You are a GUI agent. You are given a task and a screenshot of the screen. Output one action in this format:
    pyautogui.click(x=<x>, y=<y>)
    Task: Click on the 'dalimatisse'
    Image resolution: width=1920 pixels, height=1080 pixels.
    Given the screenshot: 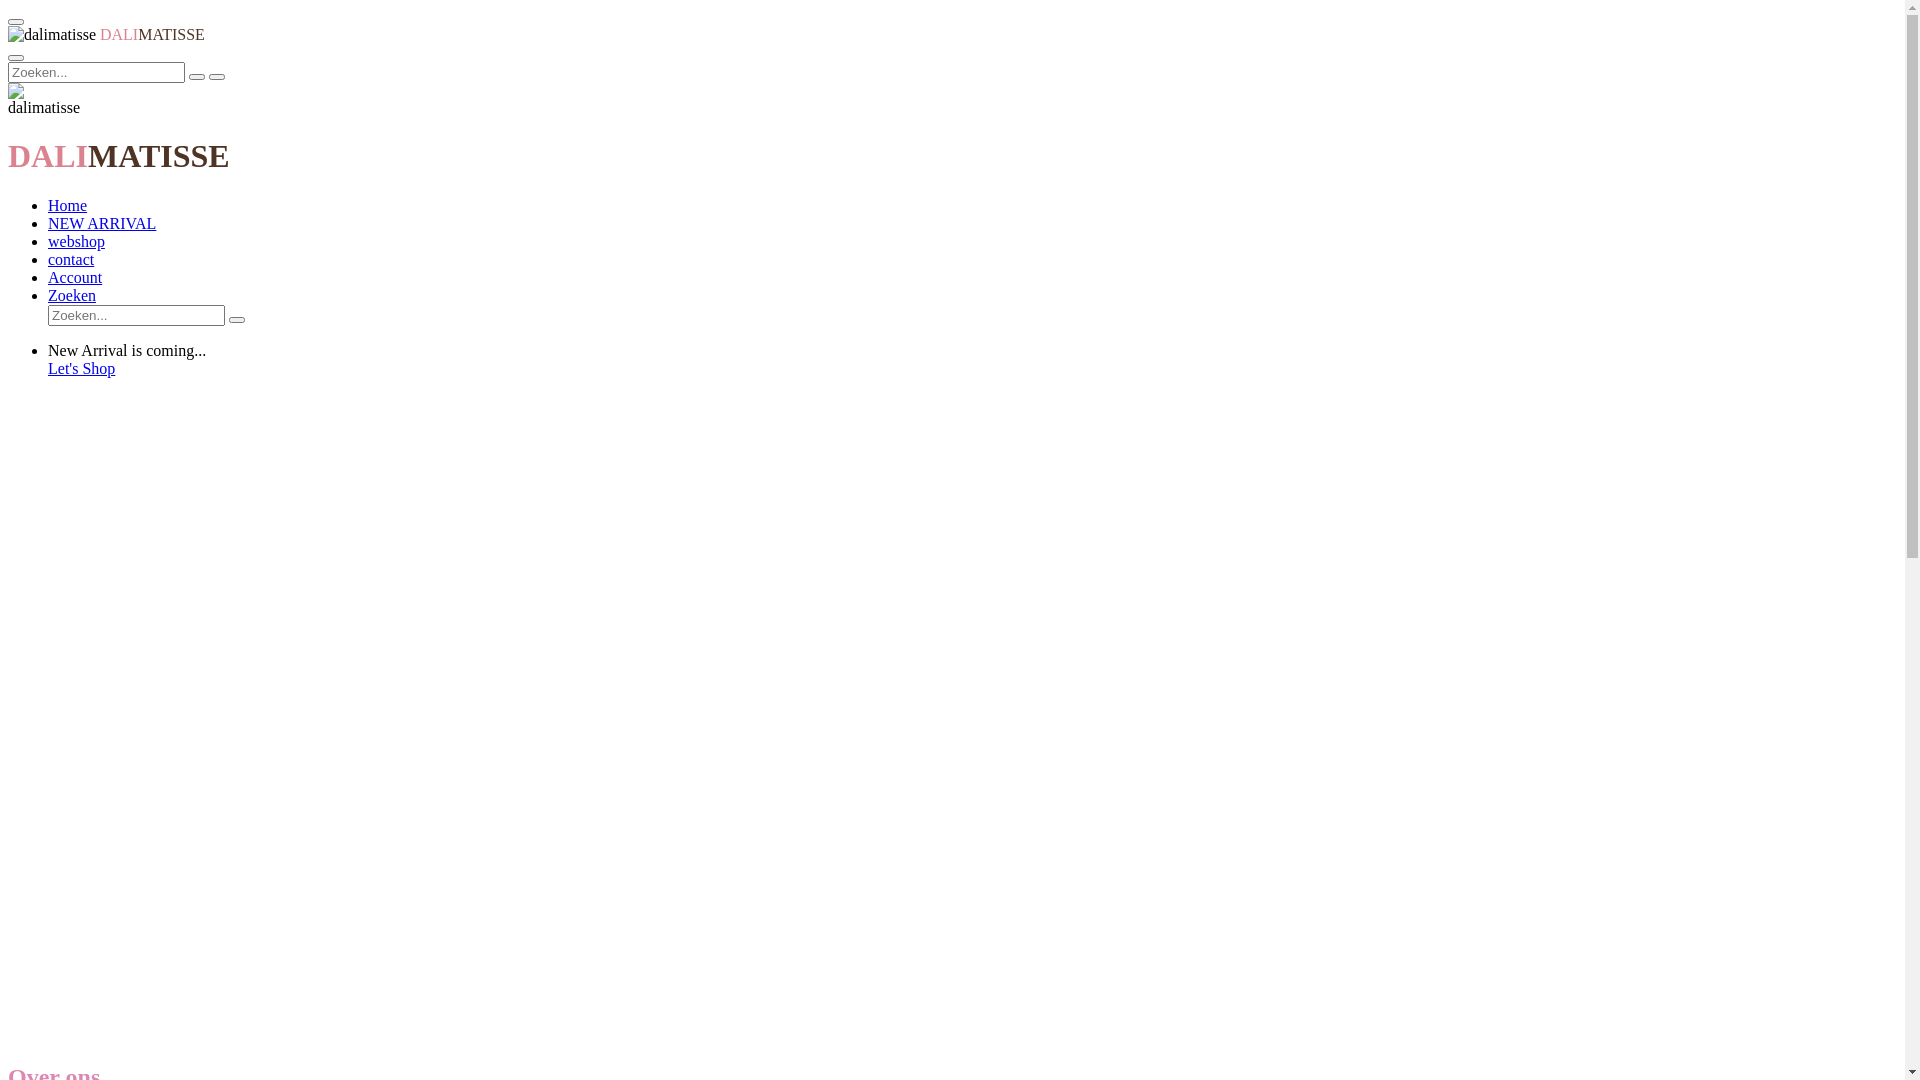 What is the action you would take?
    pyautogui.click(x=43, y=100)
    